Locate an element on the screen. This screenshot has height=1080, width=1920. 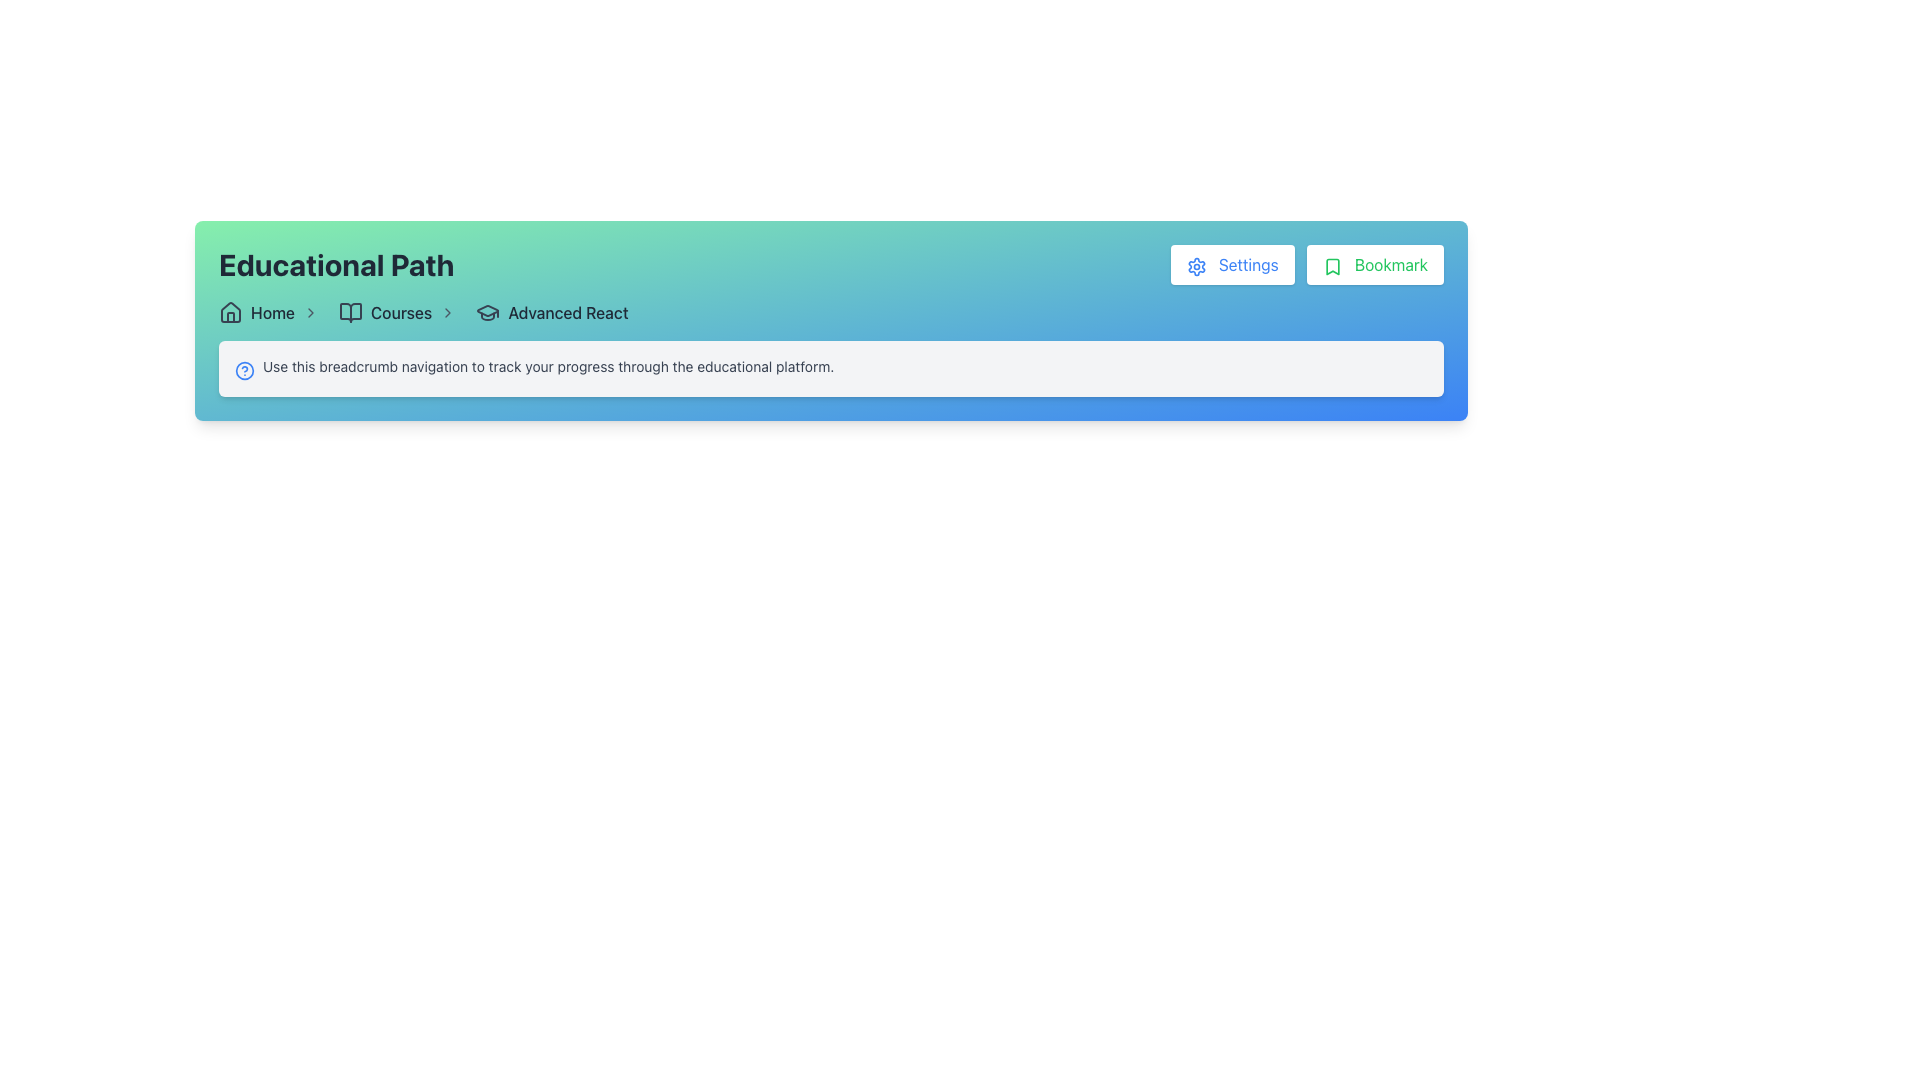
the settings button located at the top right of the interface, just before the 'Bookmark' button is located at coordinates (1231, 264).